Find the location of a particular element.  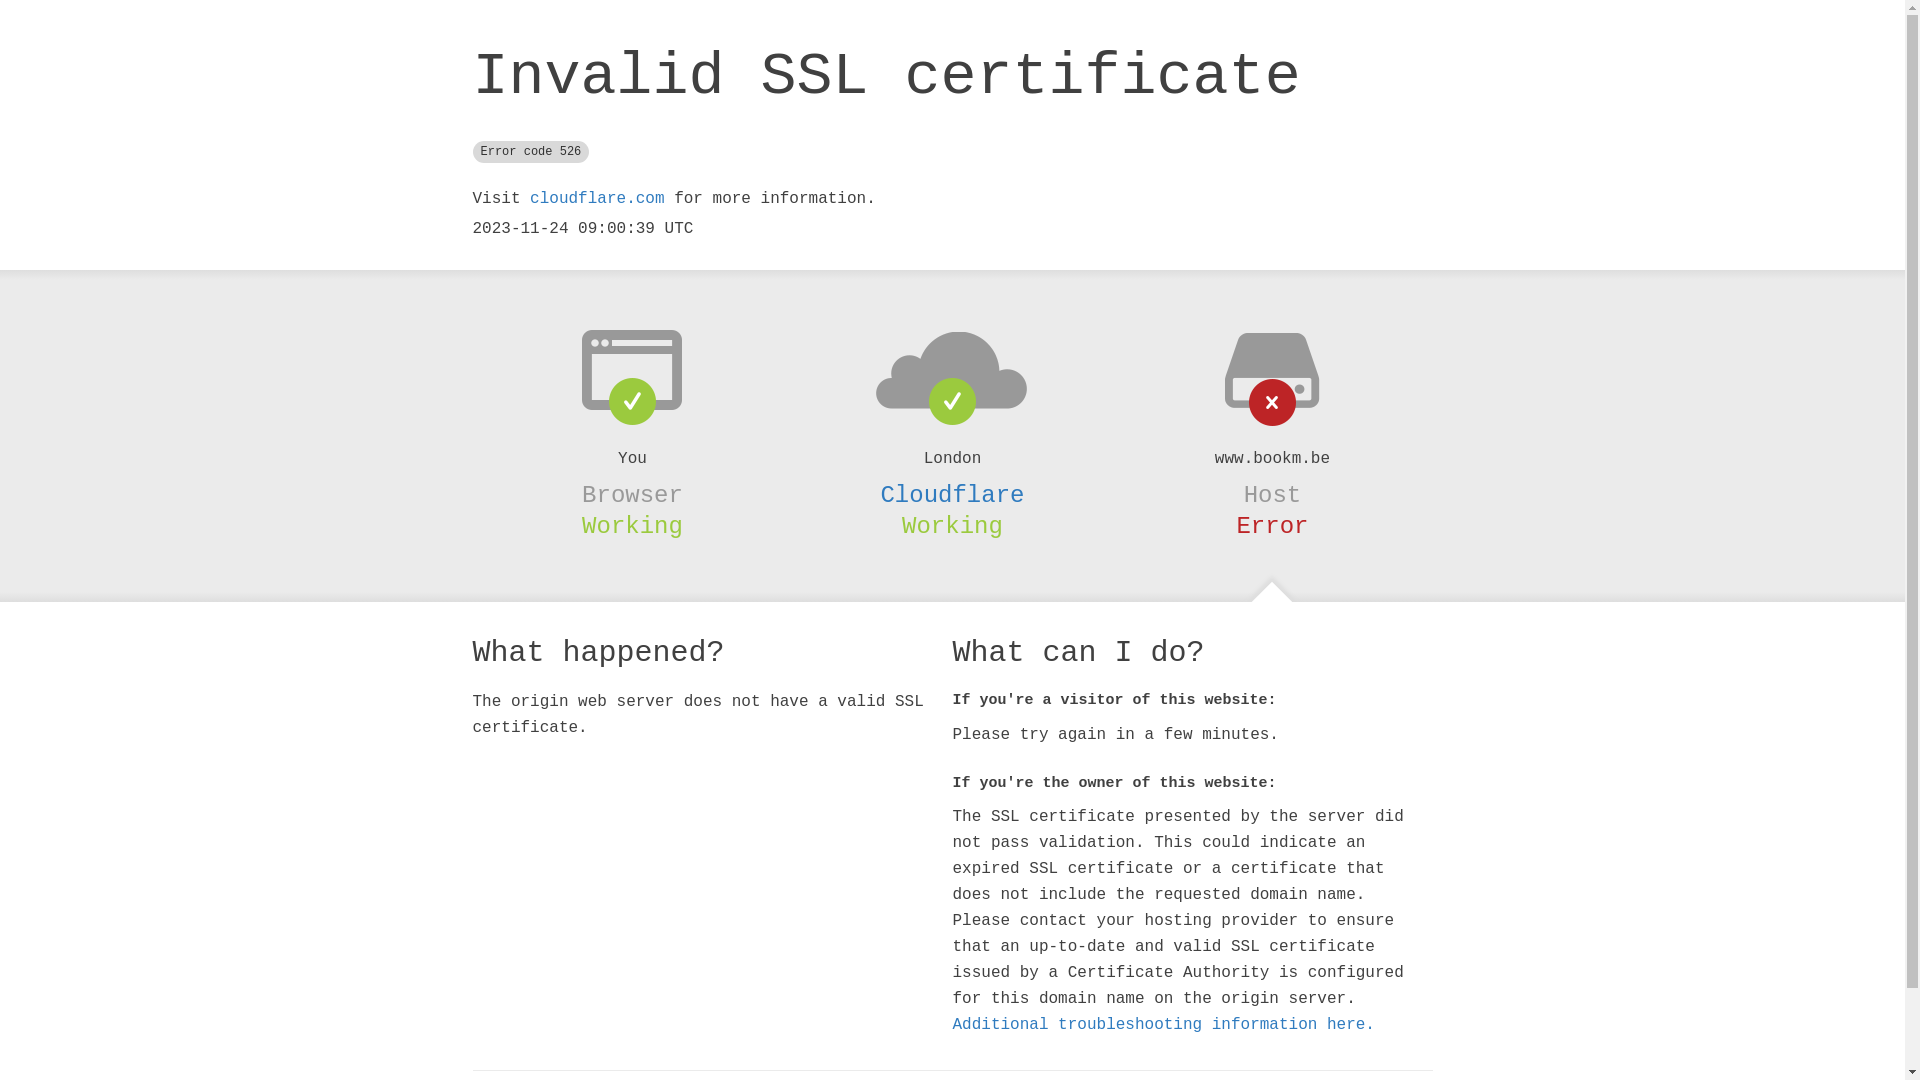

'cloudflare.com' is located at coordinates (529, 199).